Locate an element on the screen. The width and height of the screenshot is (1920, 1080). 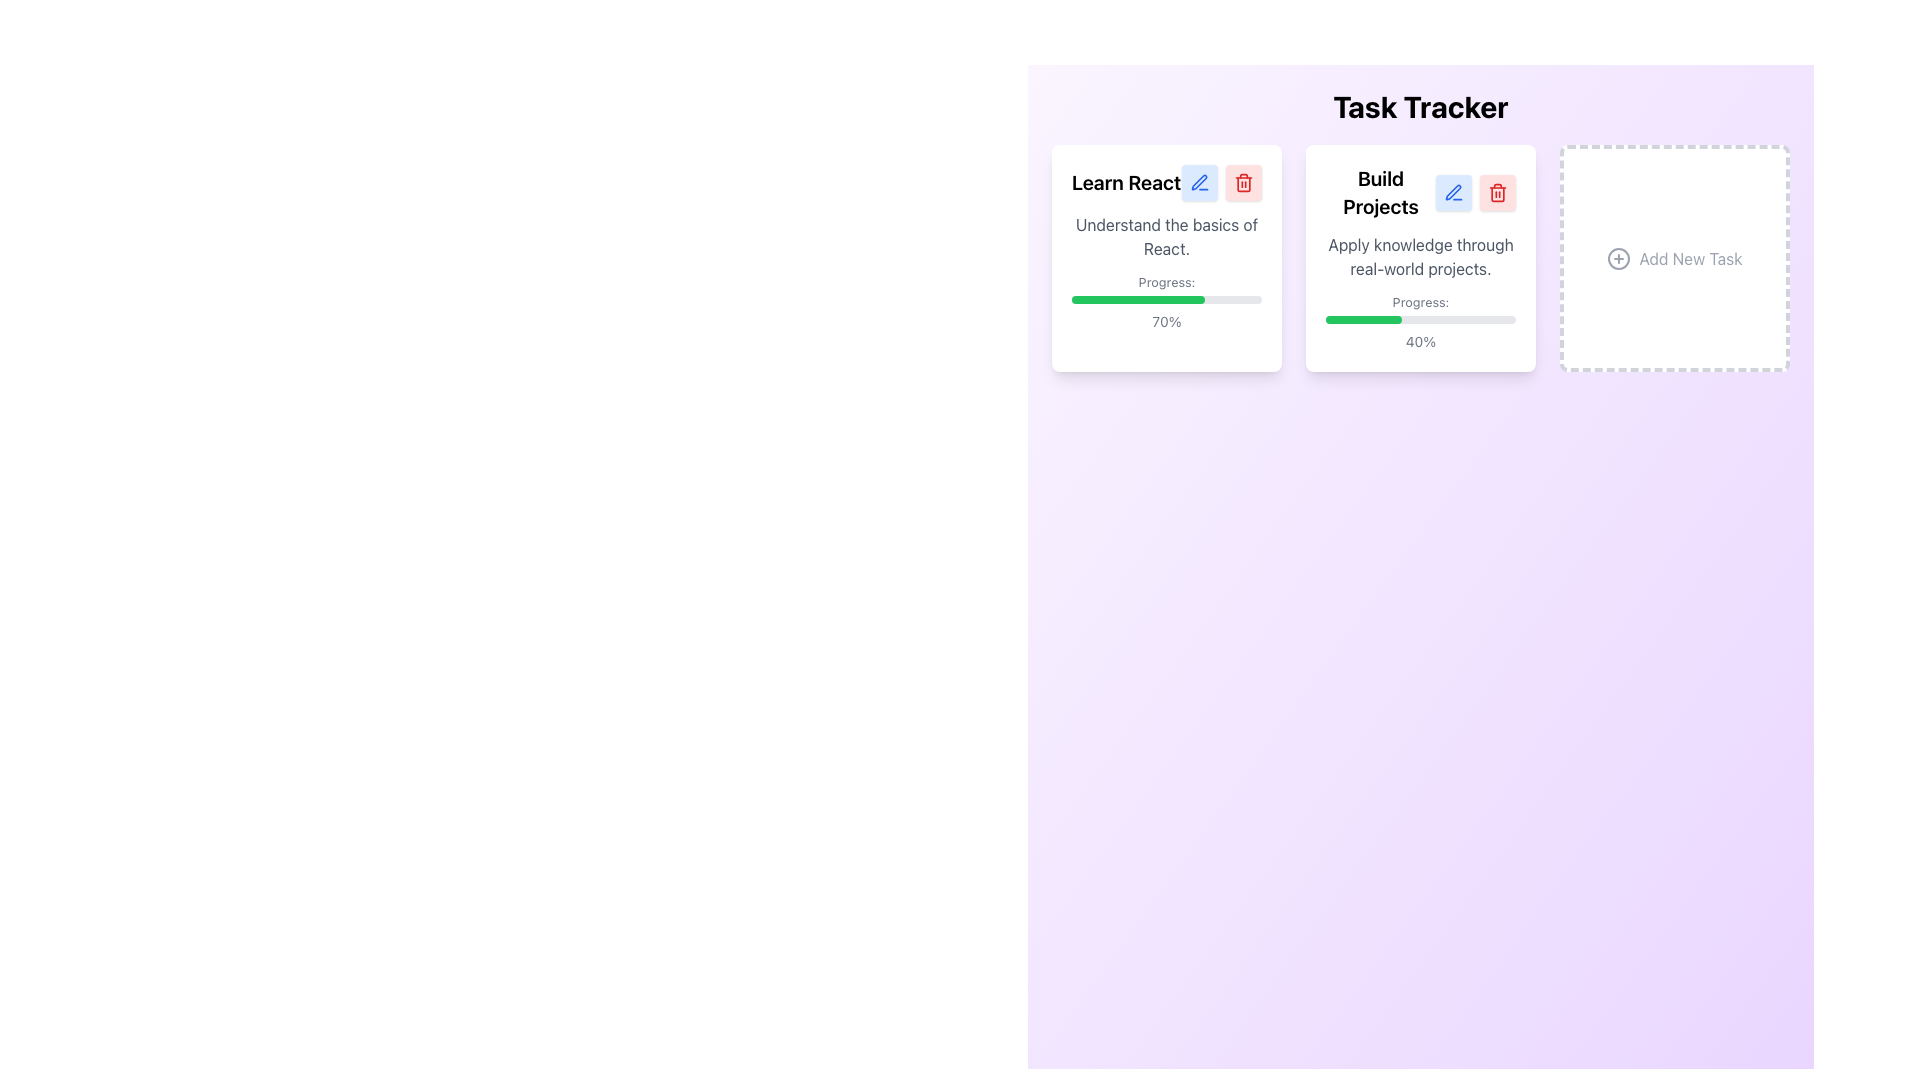
the 'Learn React' text label, which serves as the title for the card in the Task Tracker section is located at coordinates (1126, 182).